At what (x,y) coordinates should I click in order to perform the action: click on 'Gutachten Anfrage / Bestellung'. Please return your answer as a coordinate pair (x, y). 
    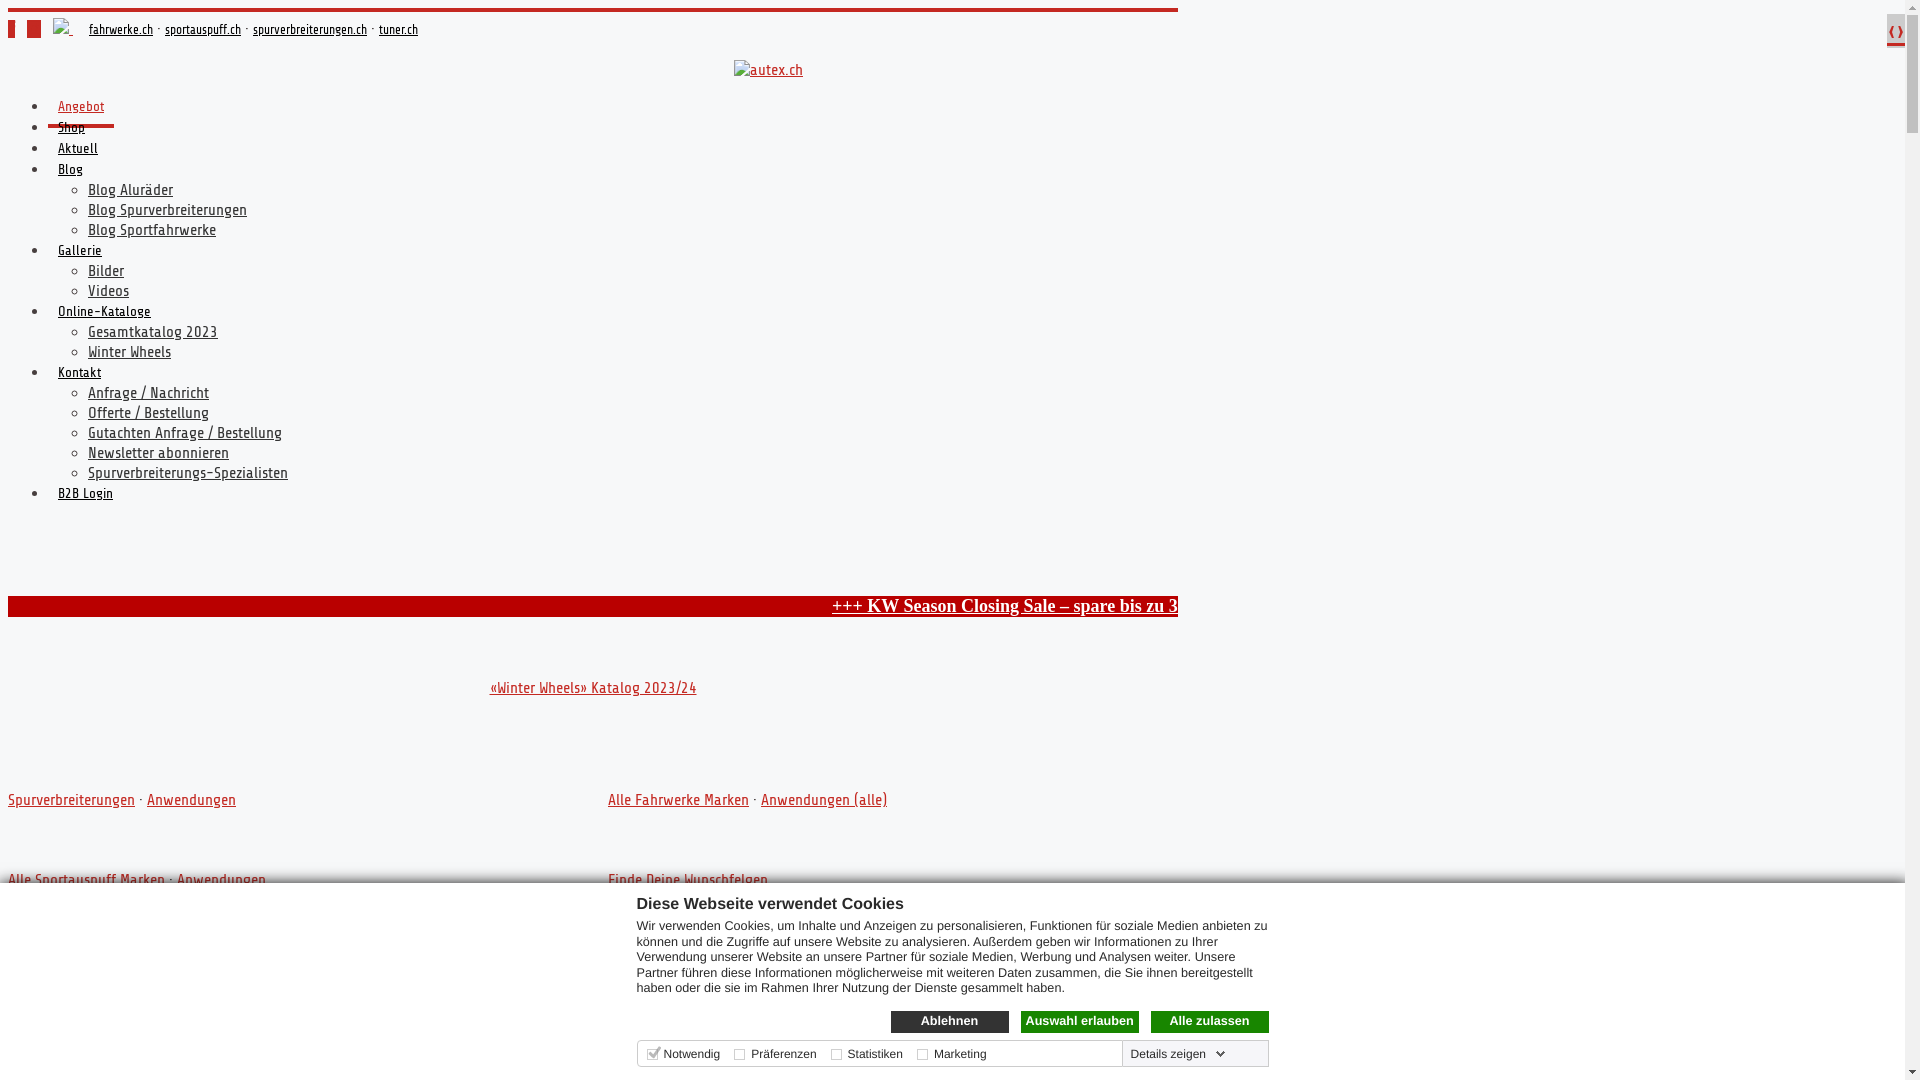
    Looking at the image, I should click on (185, 431).